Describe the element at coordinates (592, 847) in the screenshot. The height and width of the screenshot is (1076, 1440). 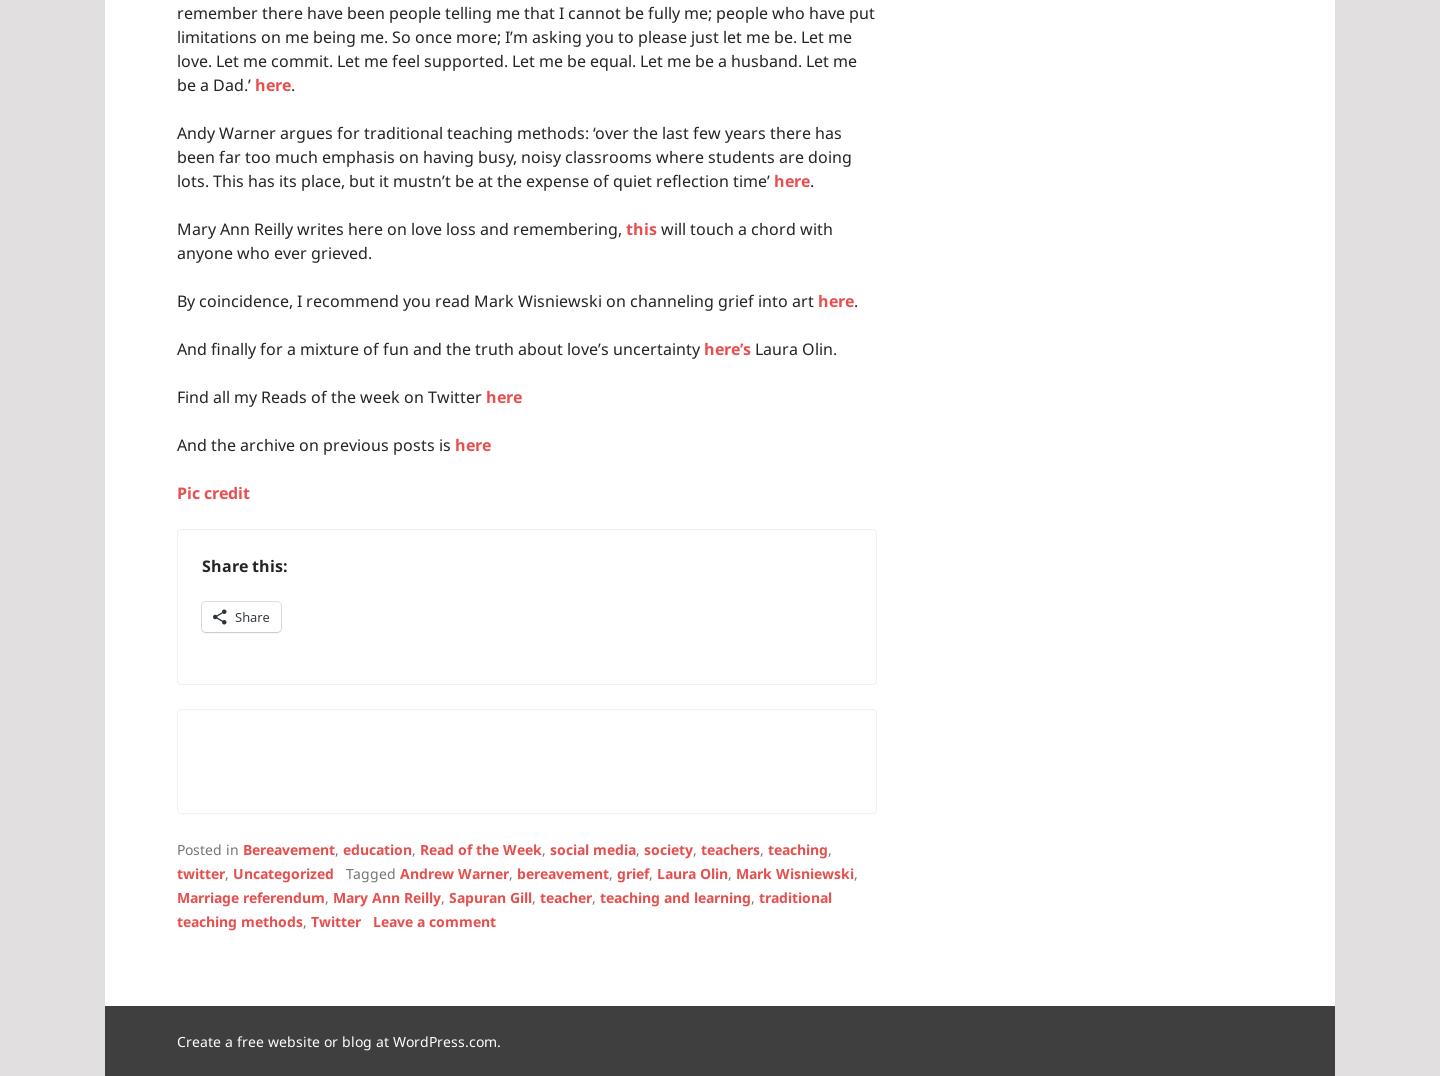
I see `'social media'` at that location.